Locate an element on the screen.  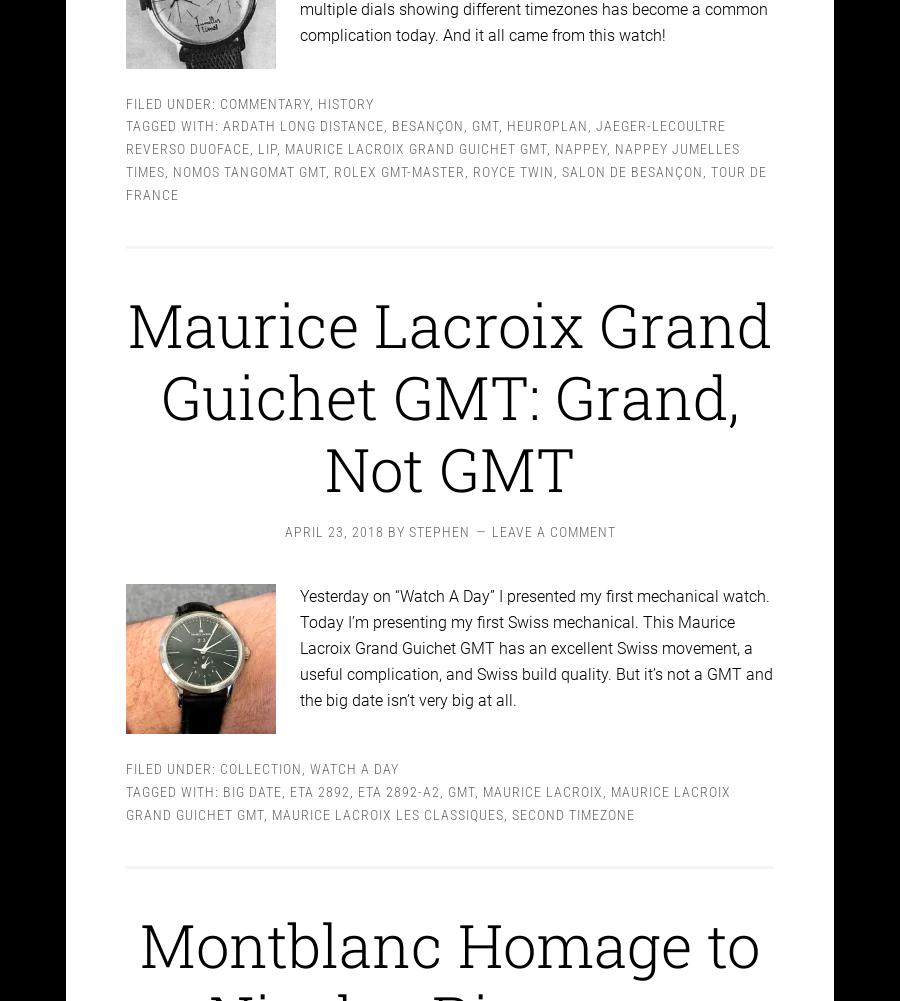
'LIP' is located at coordinates (266, 131).